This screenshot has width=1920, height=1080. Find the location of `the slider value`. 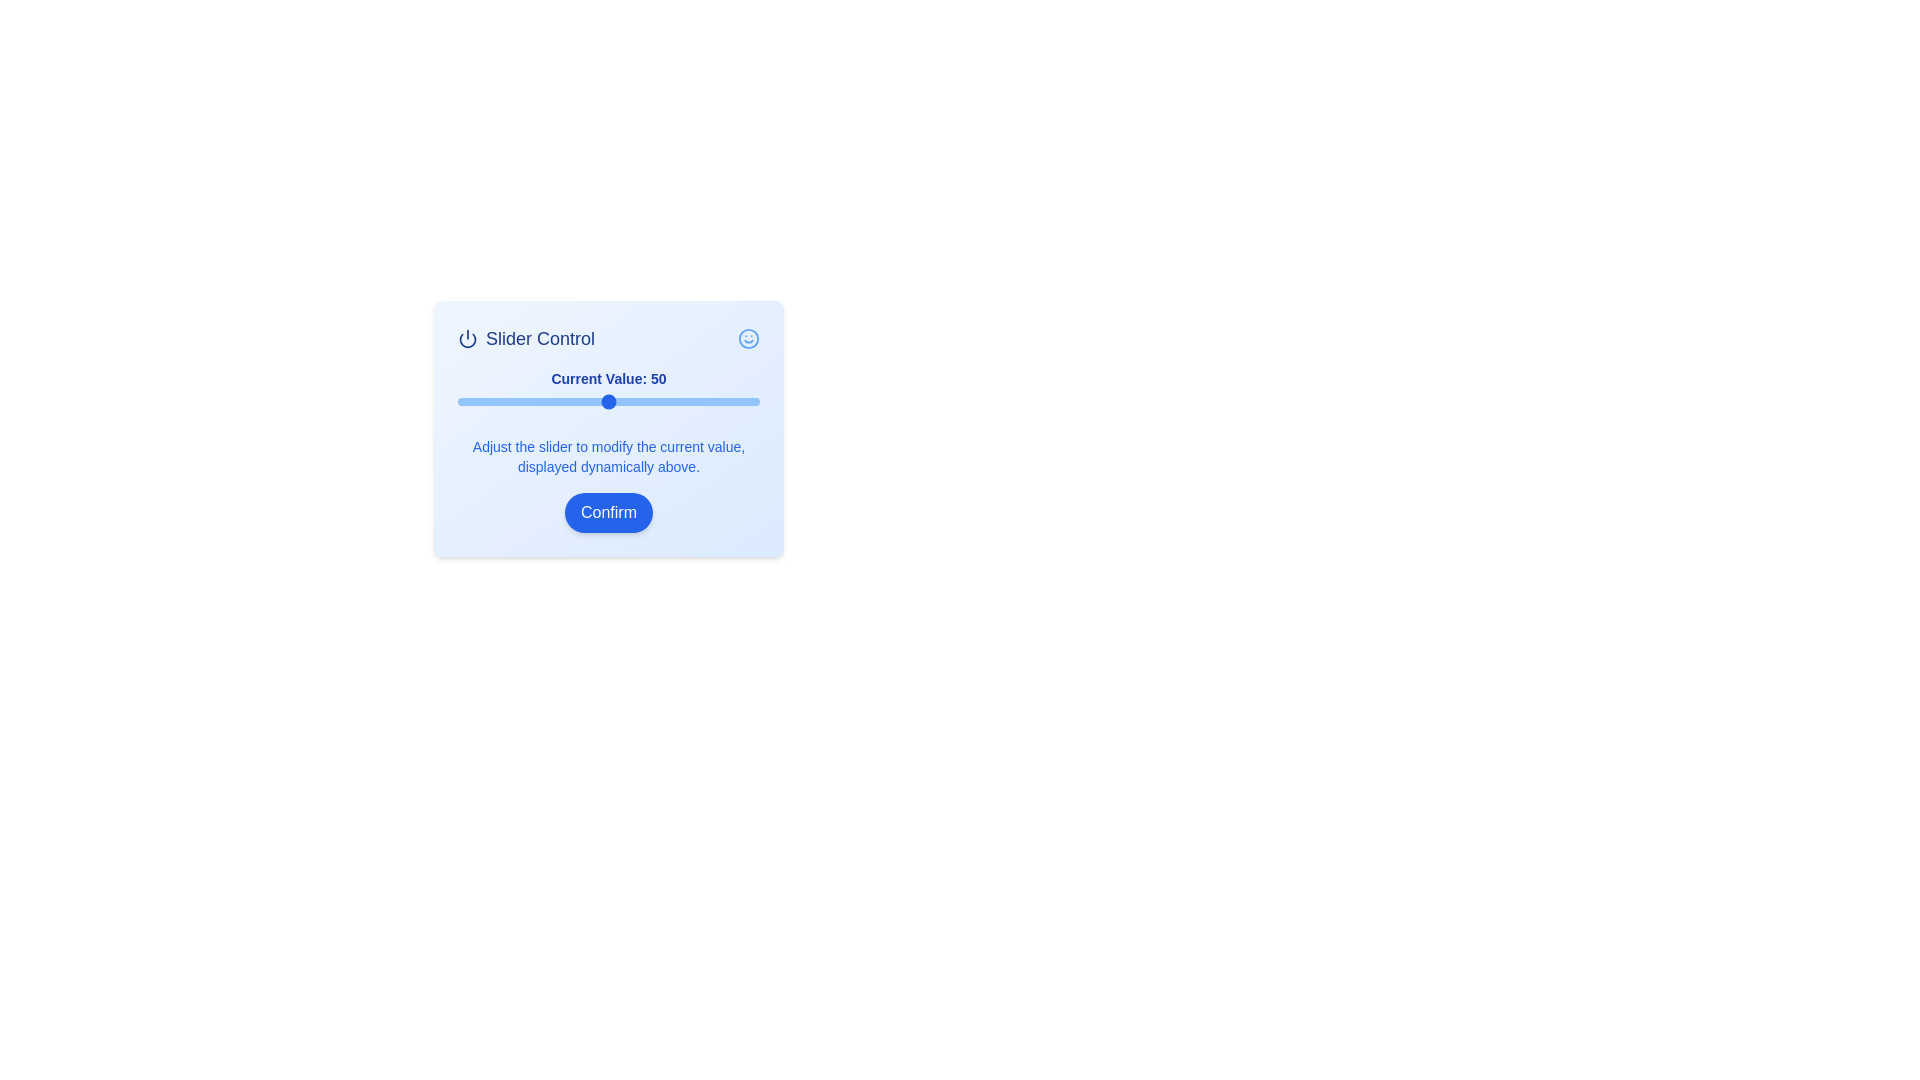

the slider value is located at coordinates (545, 401).